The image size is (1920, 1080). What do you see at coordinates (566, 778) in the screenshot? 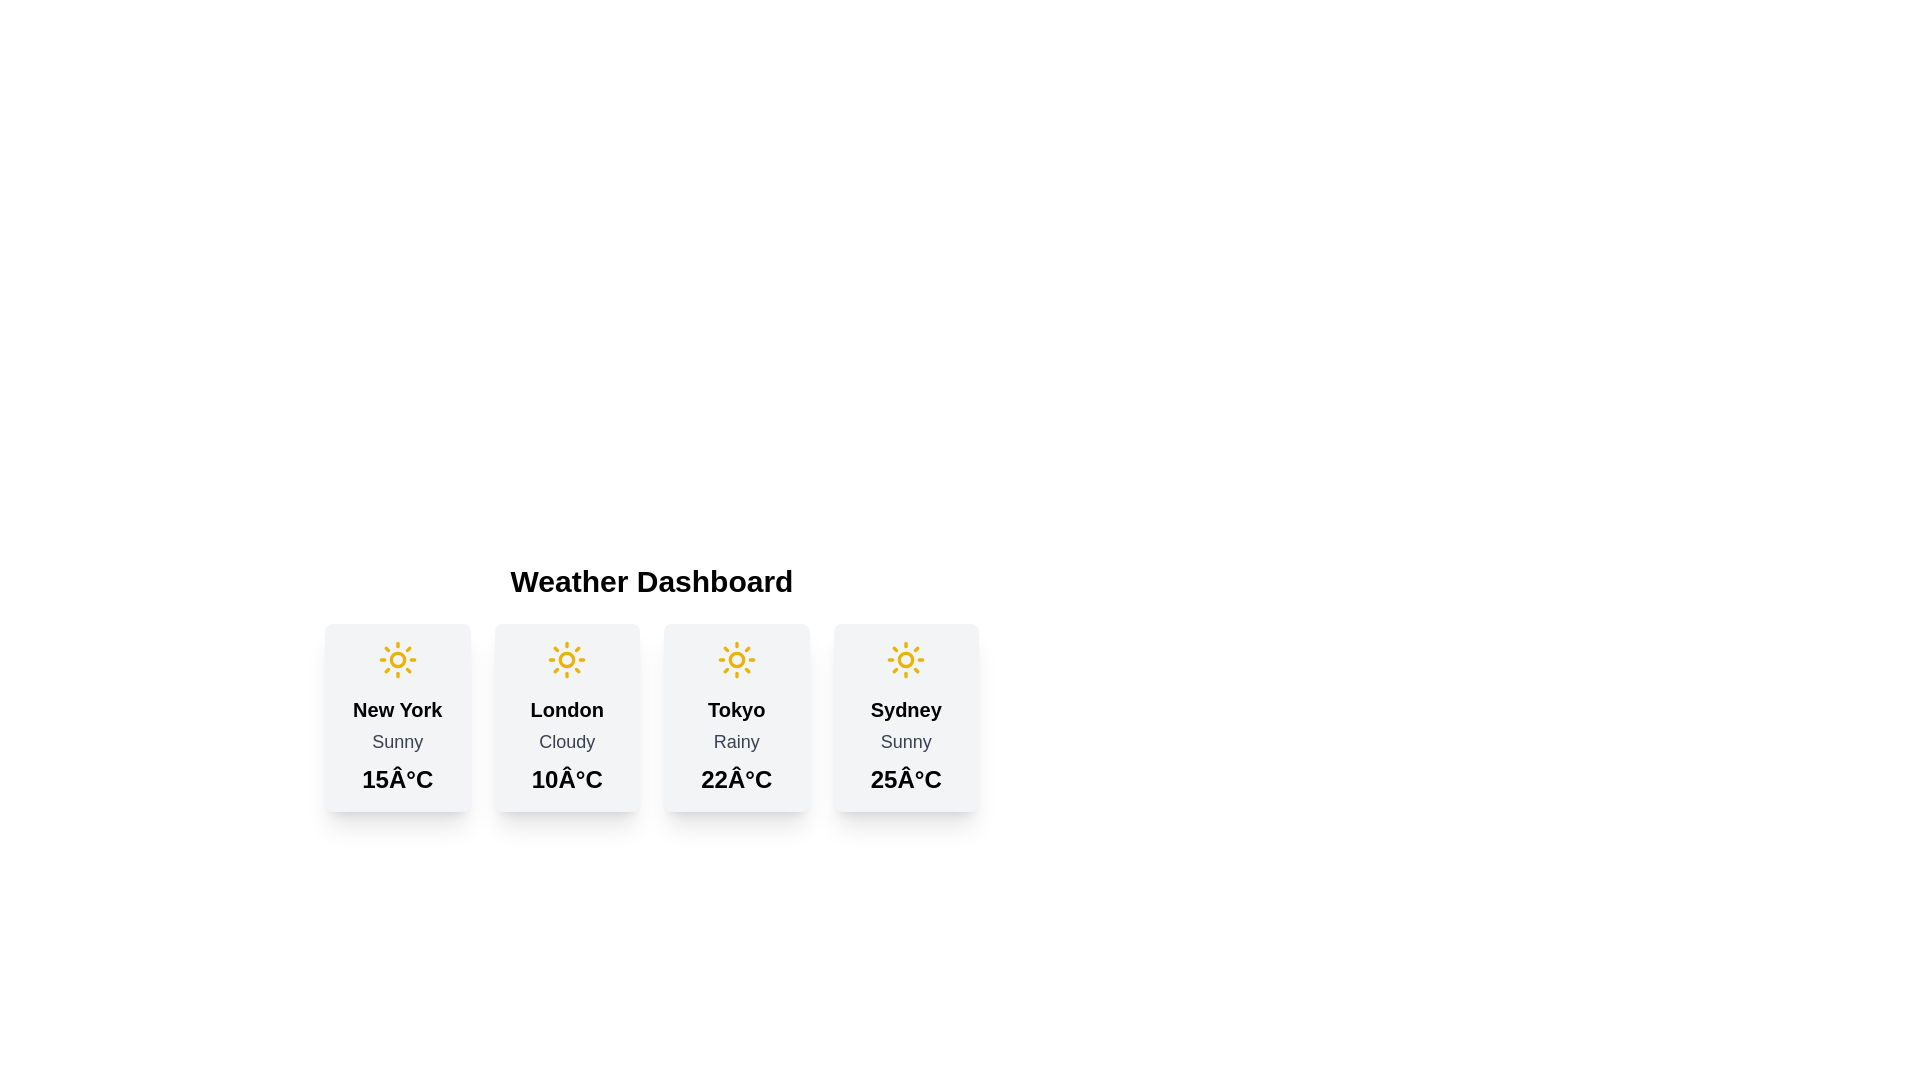
I see `the static label displaying the temperature for the weather forecast located at the bottom of the second weather card, below the text 'Cloudy'` at bounding box center [566, 778].